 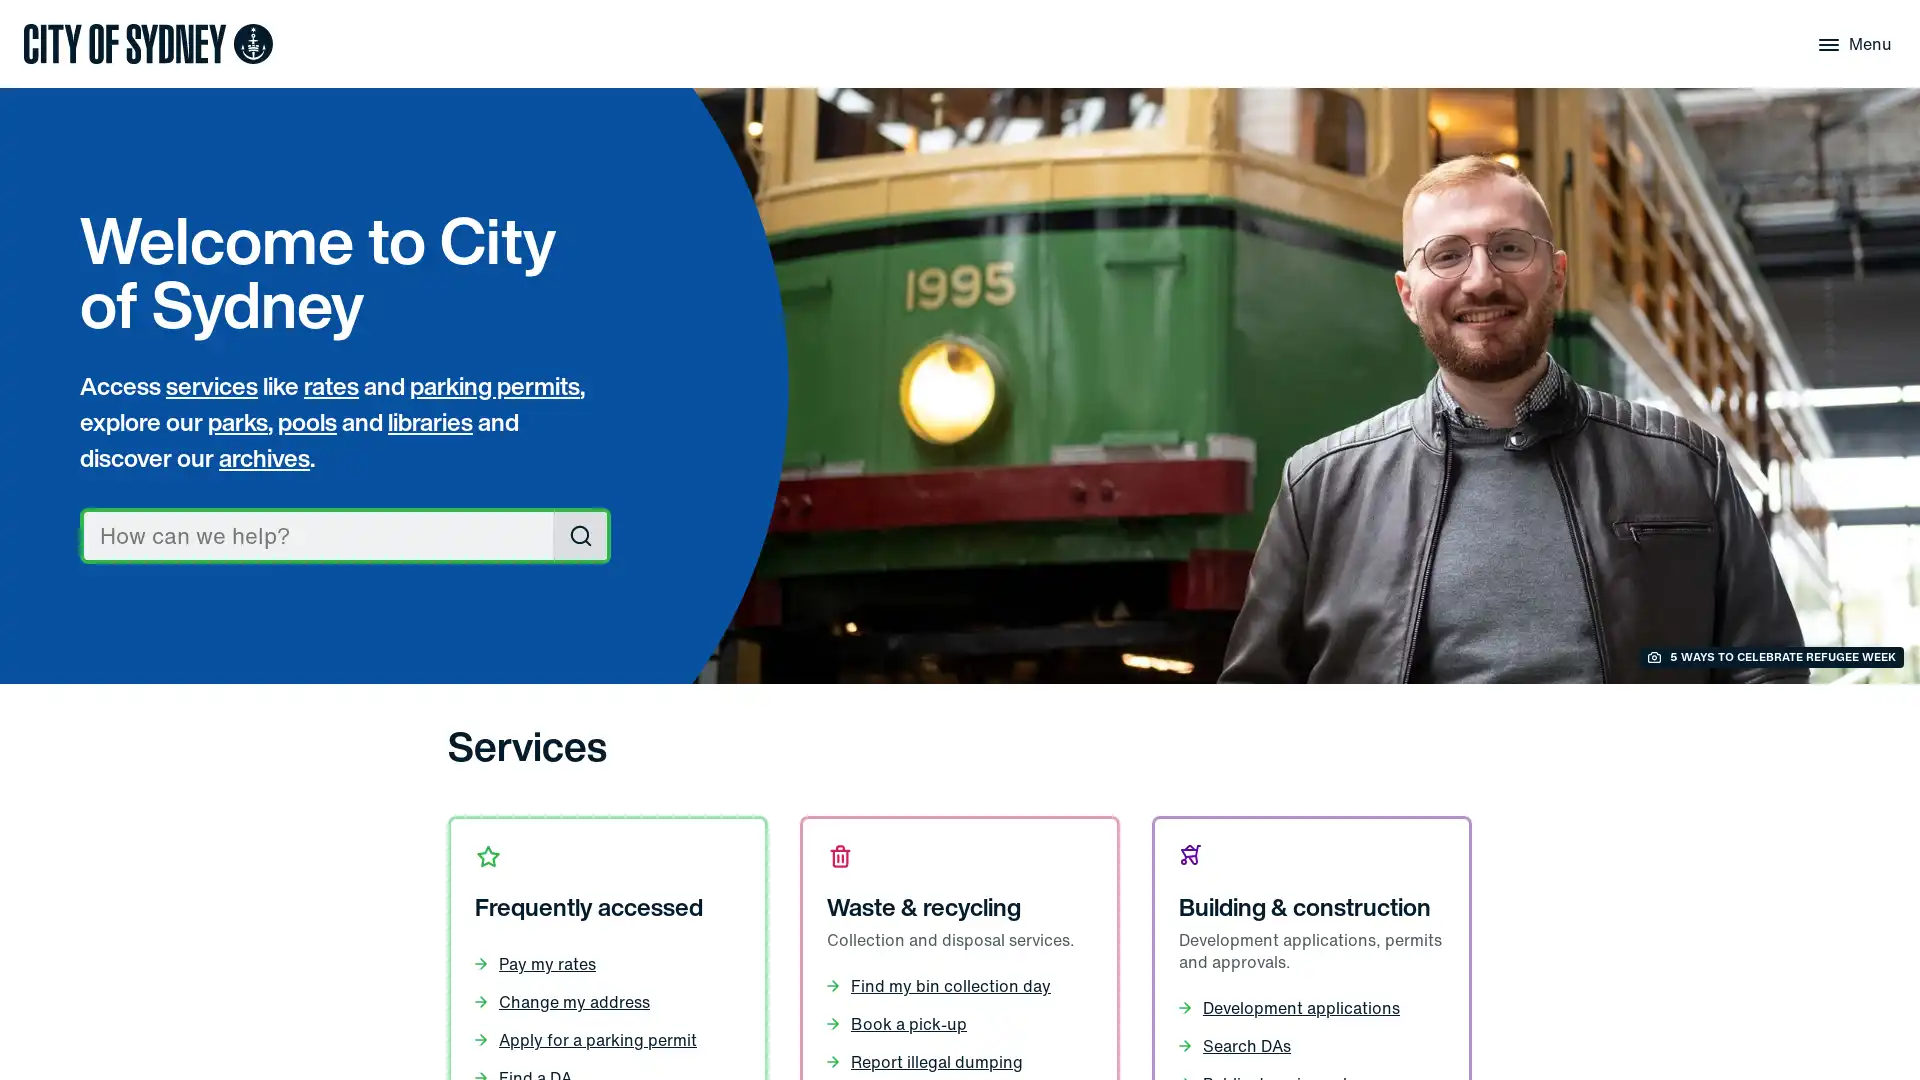 What do you see at coordinates (1771, 657) in the screenshot?
I see `Toggle image caption` at bounding box center [1771, 657].